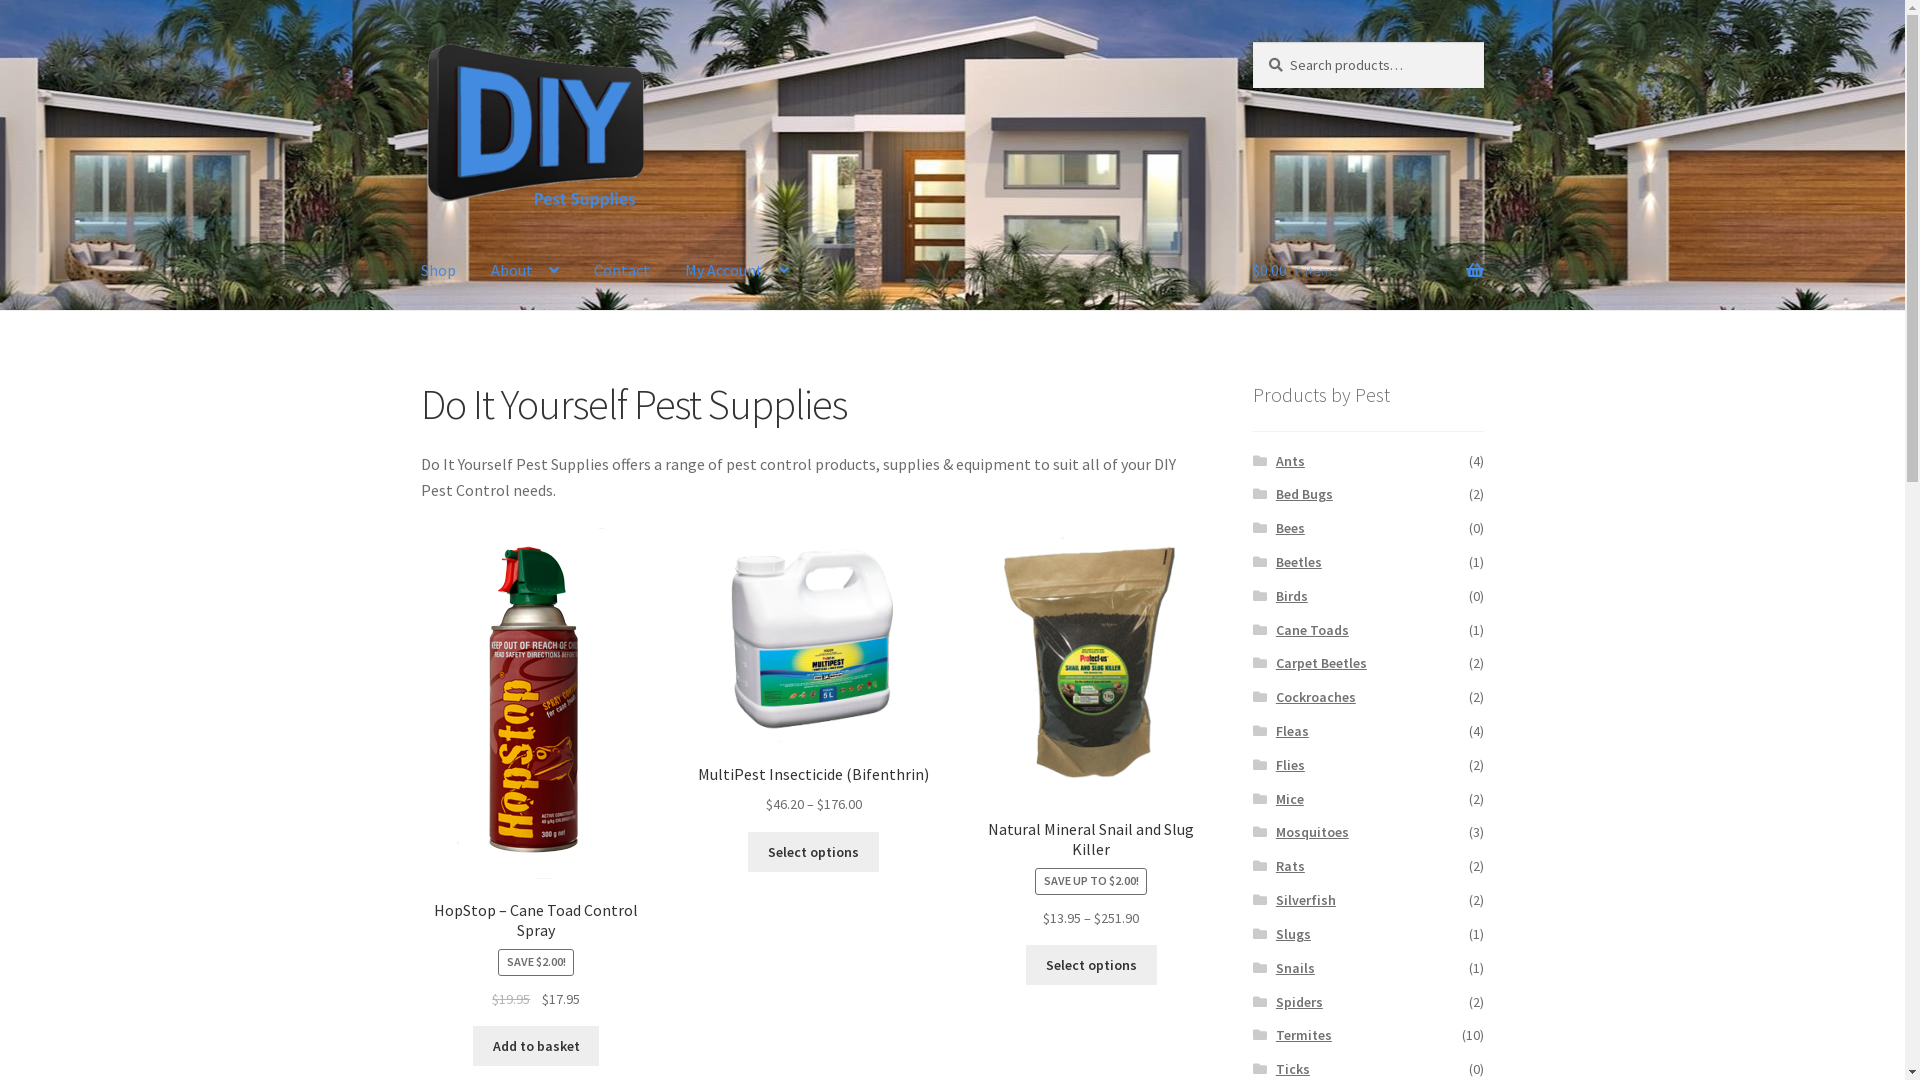  Describe the element at coordinates (1292, 731) in the screenshot. I see `'Fleas'` at that location.